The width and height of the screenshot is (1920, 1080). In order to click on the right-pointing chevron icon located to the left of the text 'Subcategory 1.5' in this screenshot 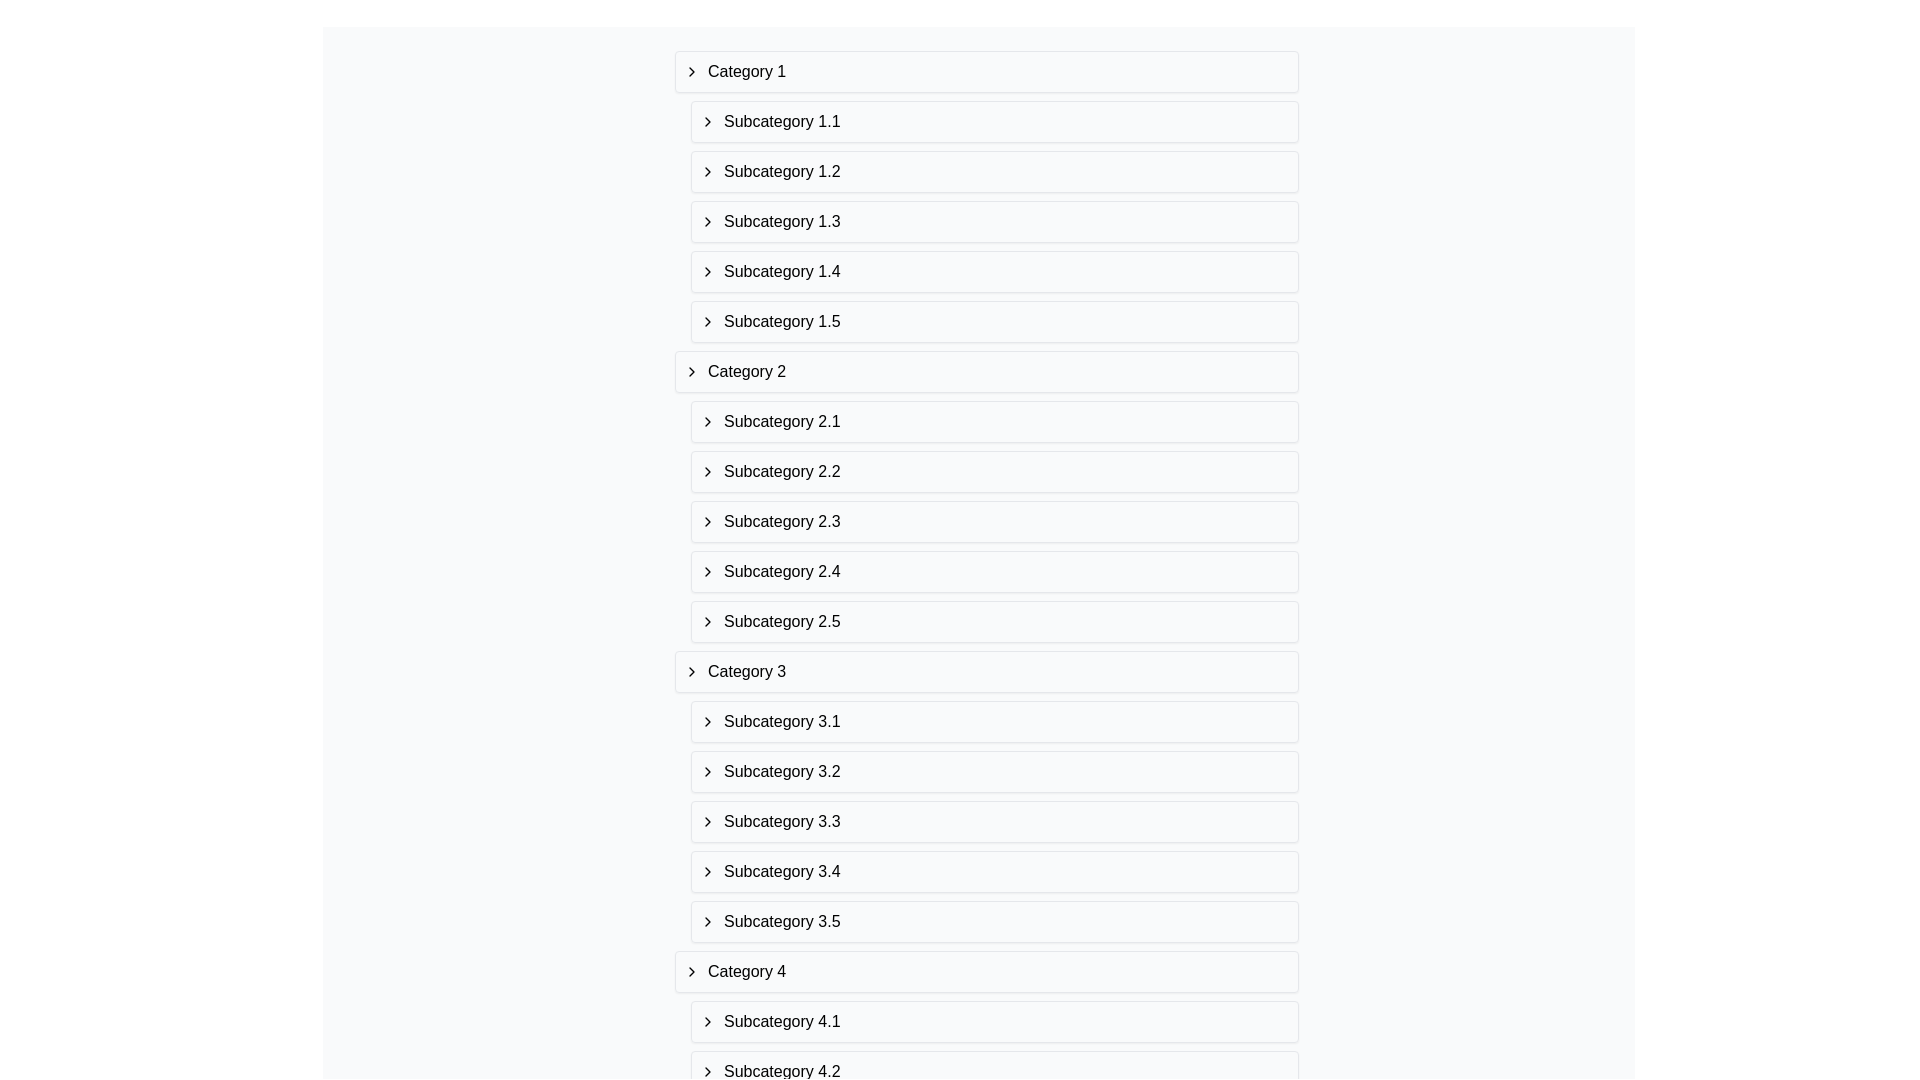, I will do `click(708, 320)`.